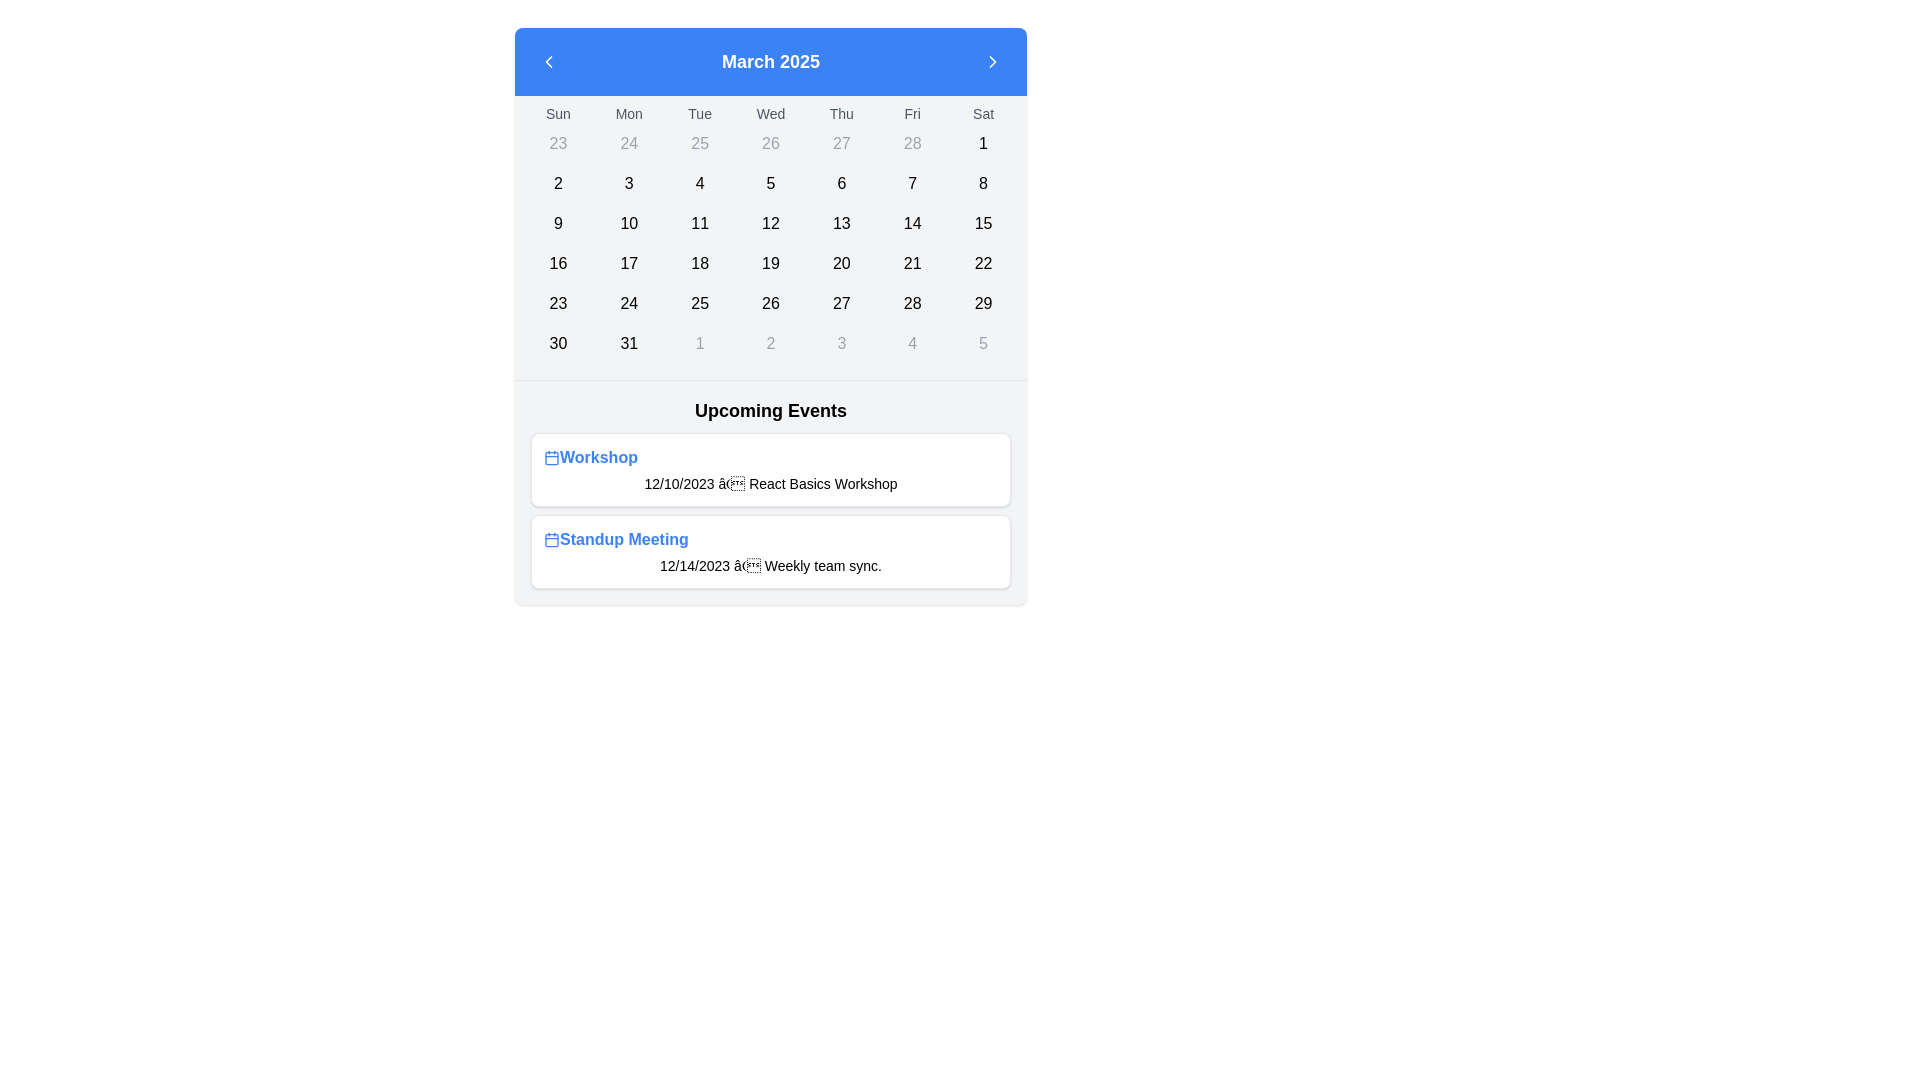  I want to click on the calendar day cell displaying the number '5' in March 2025, located in the third row and fourth column, so click(770, 184).